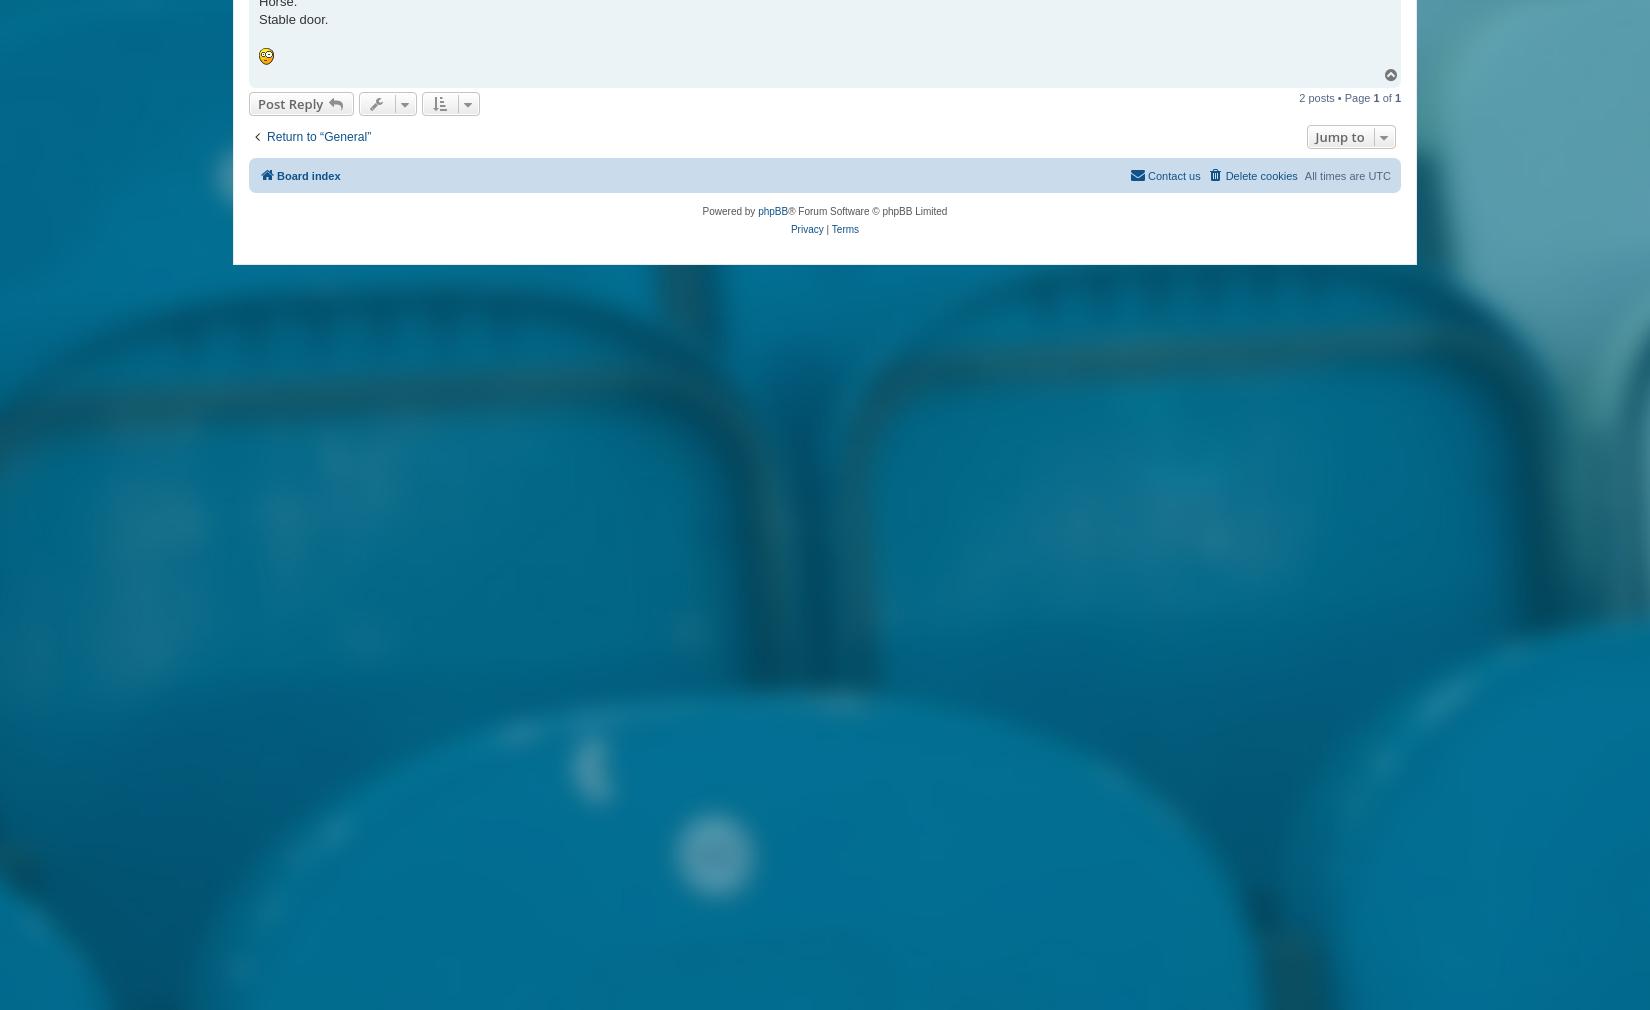 The image size is (1650, 1010). Describe the element at coordinates (728, 210) in the screenshot. I see `'Powered by'` at that location.